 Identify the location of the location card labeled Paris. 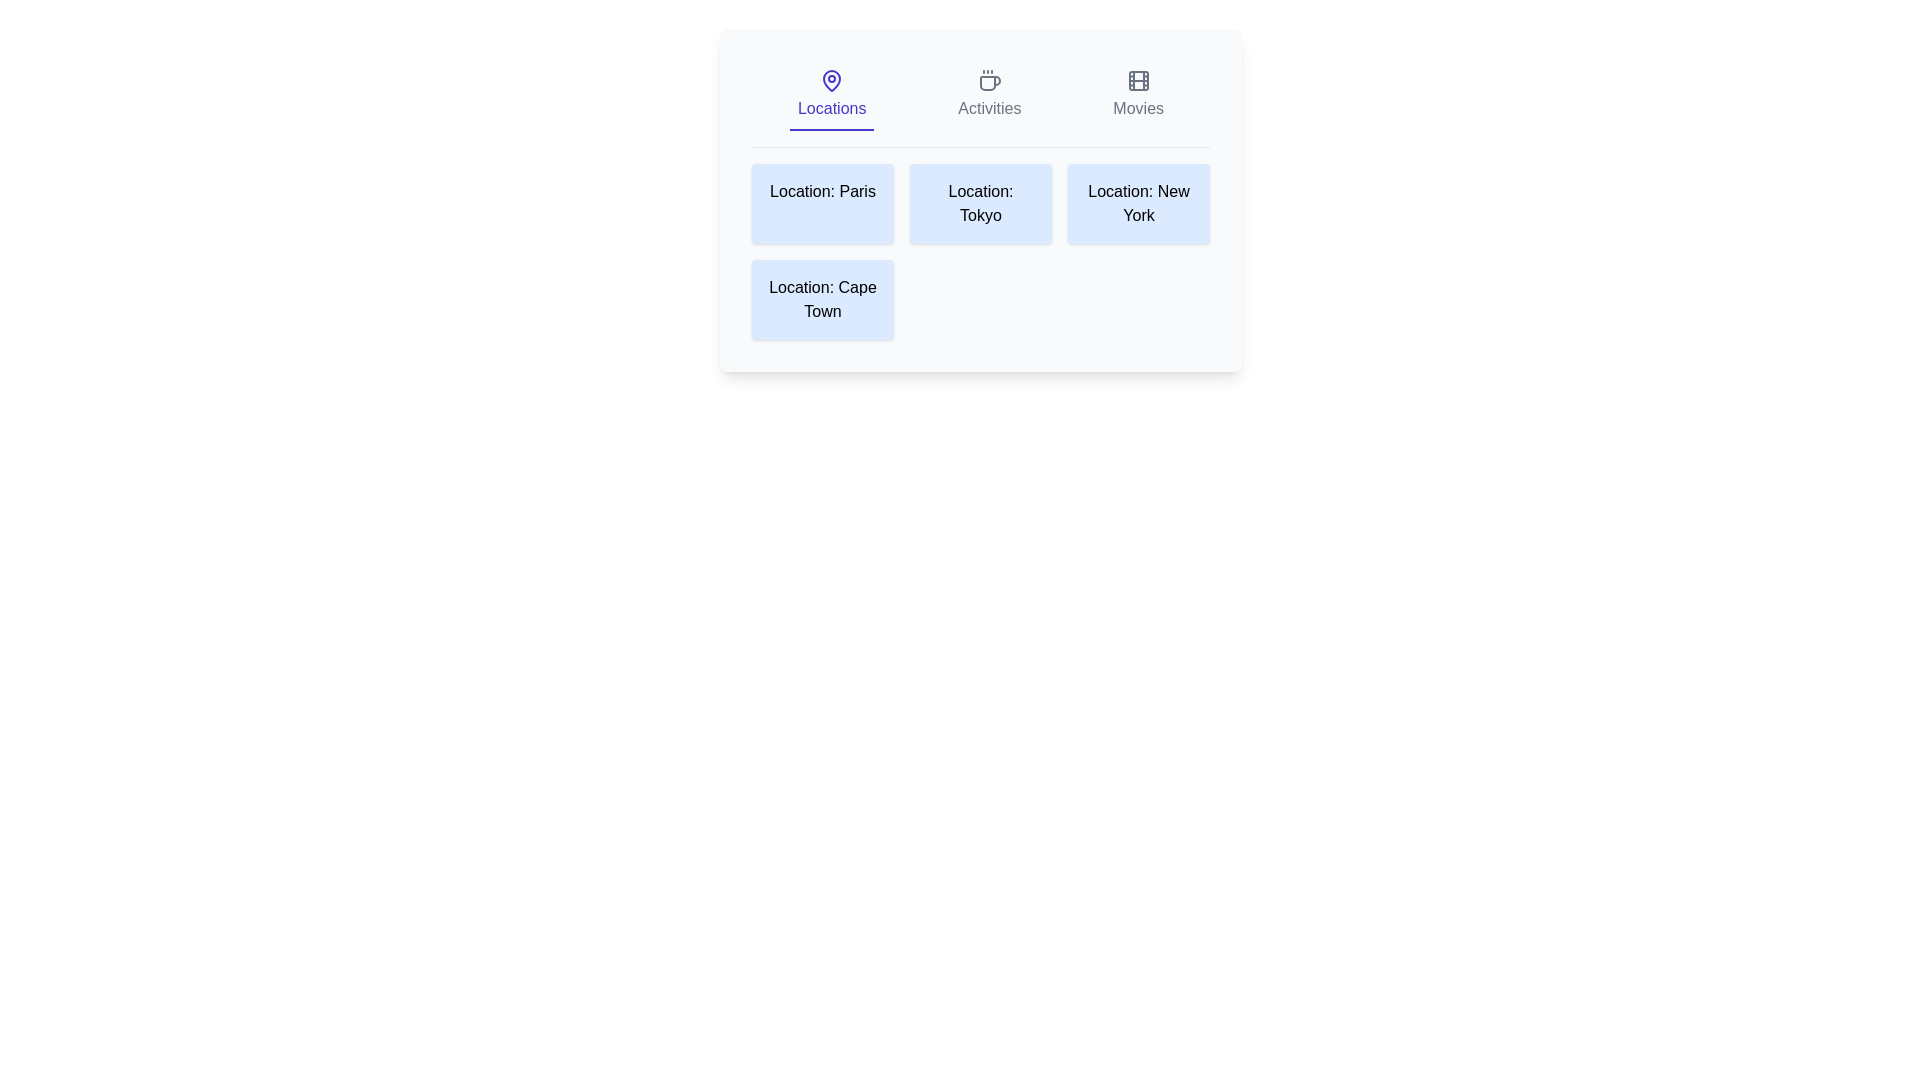
(822, 204).